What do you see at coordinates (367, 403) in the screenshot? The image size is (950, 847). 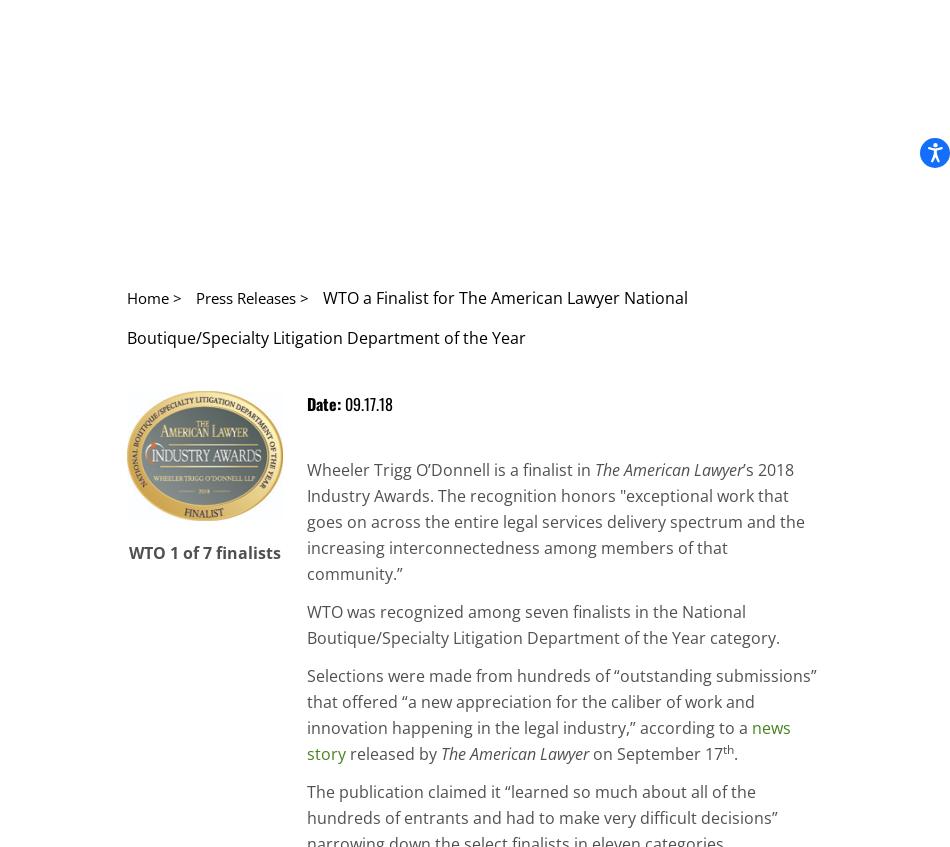 I see `'09.17.18'` at bounding box center [367, 403].